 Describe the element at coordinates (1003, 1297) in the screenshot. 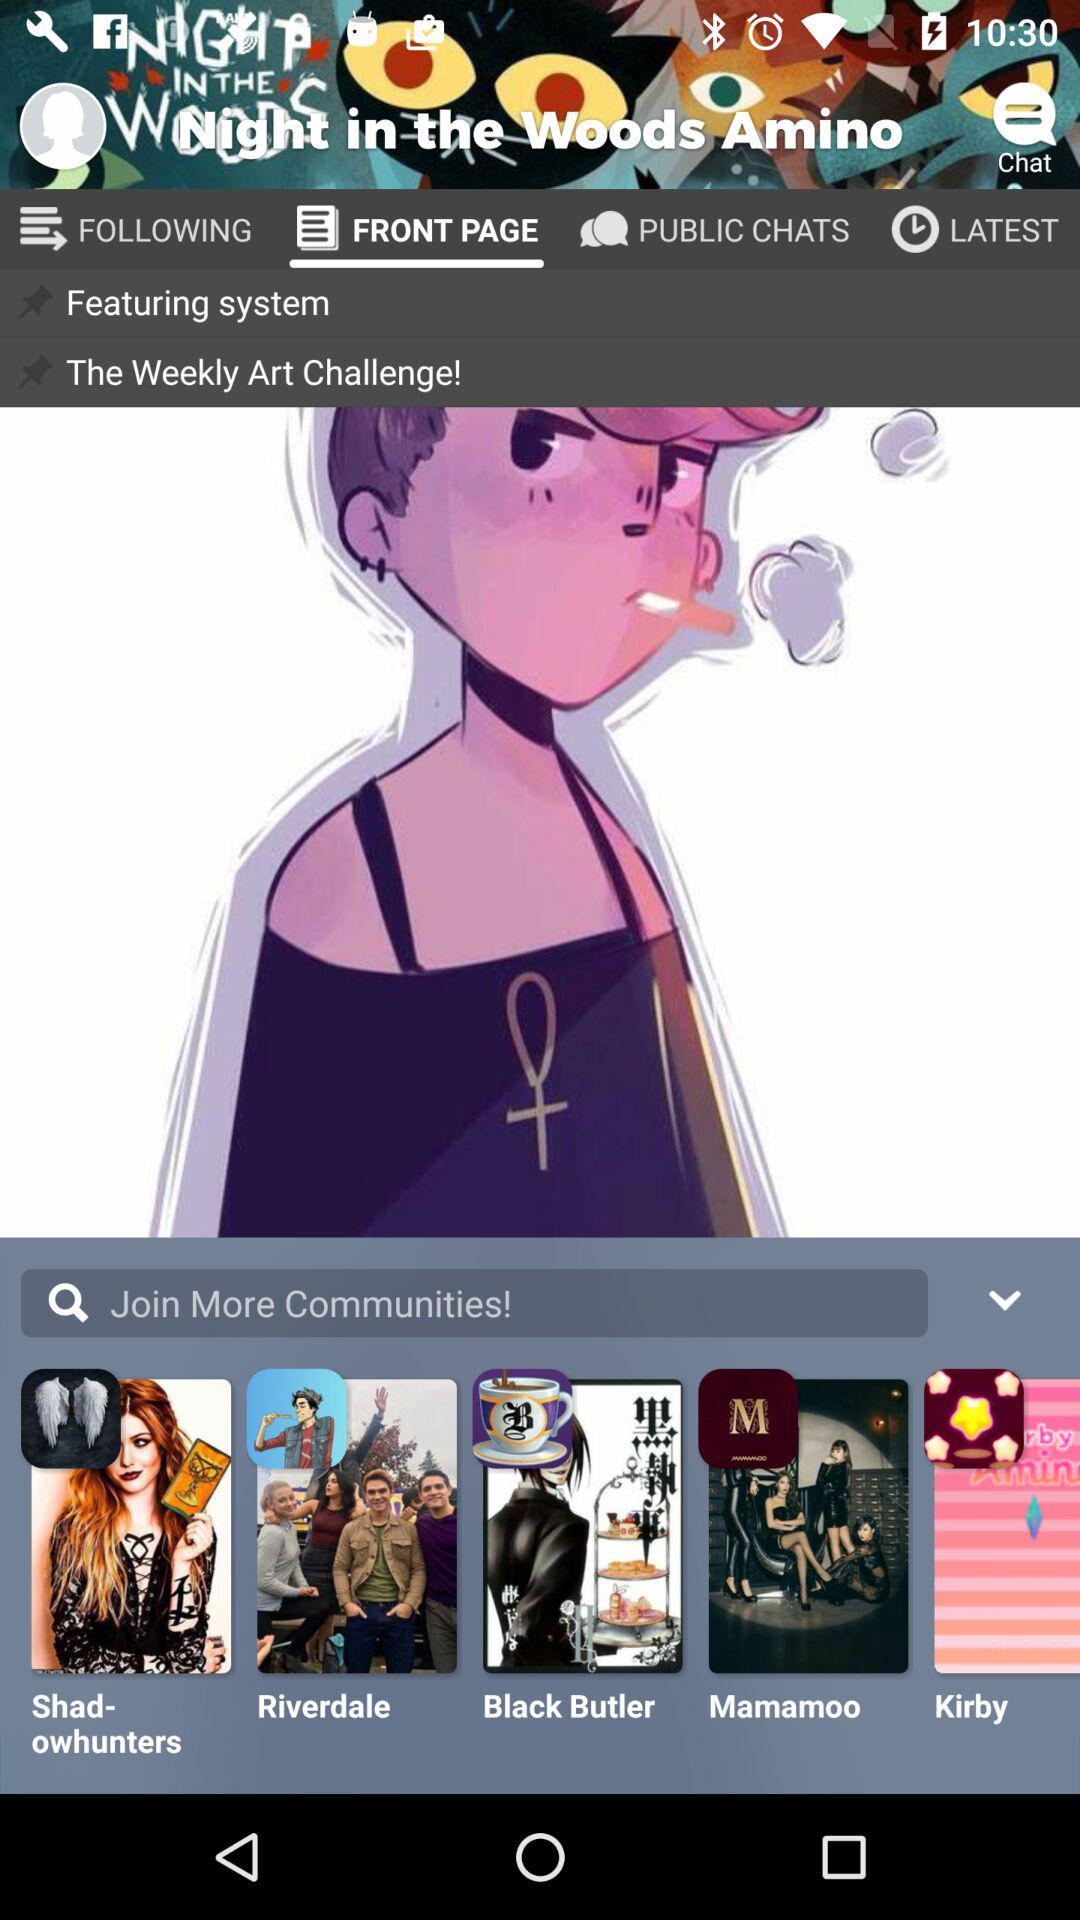

I see `the expand_more icon` at that location.